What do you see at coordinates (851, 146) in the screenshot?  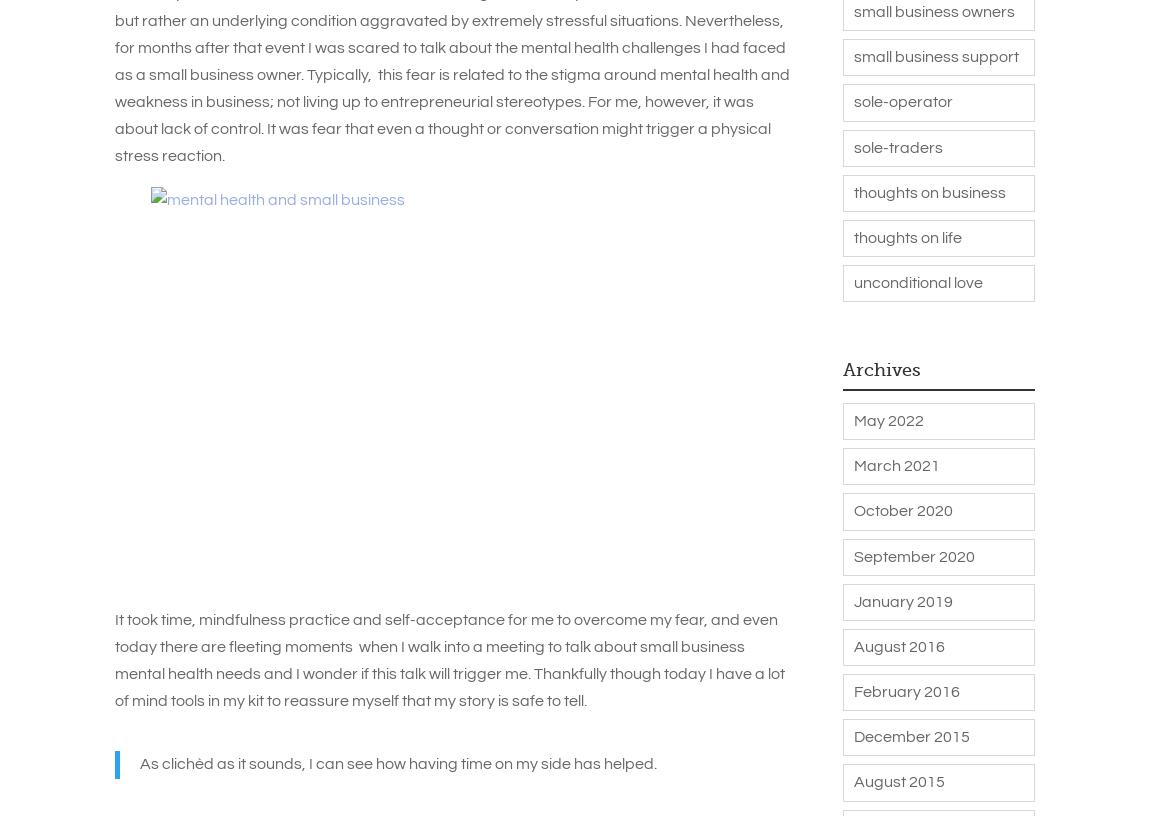 I see `'sole-traders'` at bounding box center [851, 146].